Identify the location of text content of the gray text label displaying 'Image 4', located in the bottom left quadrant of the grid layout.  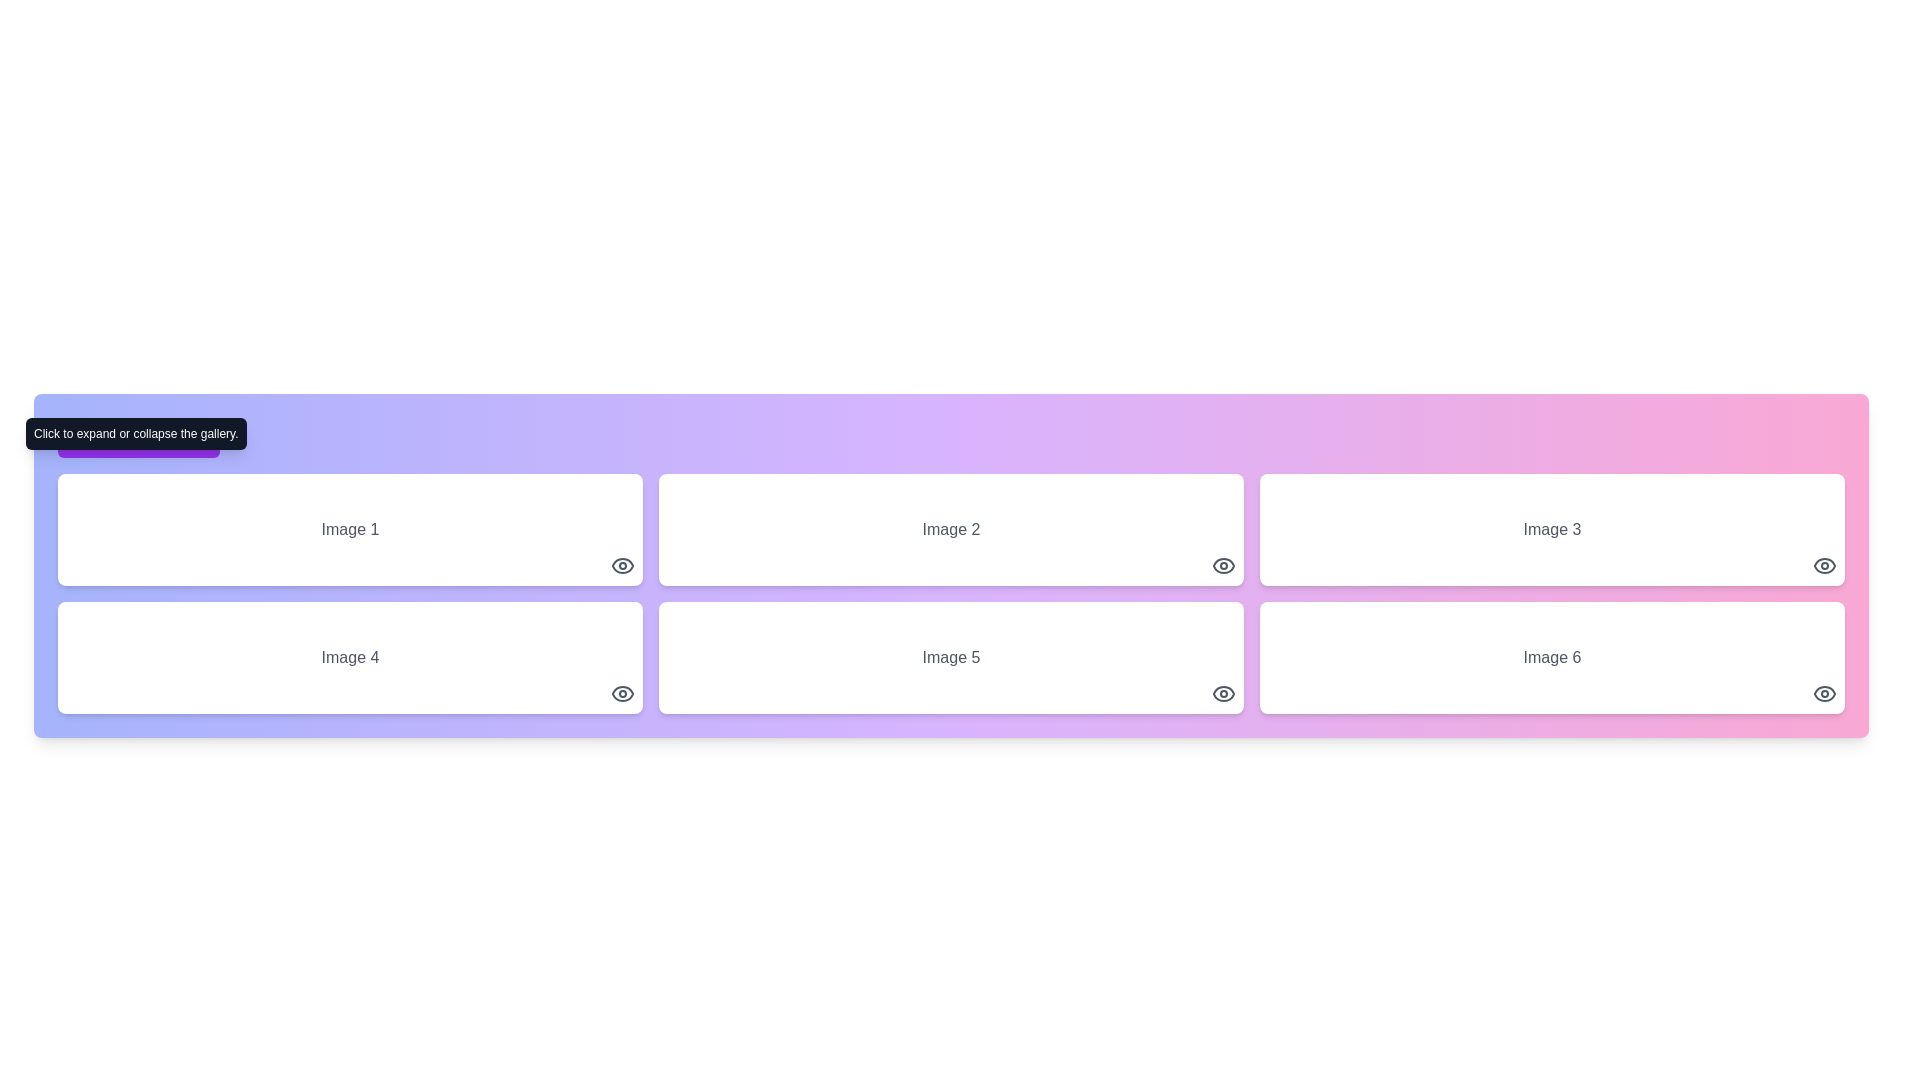
(350, 658).